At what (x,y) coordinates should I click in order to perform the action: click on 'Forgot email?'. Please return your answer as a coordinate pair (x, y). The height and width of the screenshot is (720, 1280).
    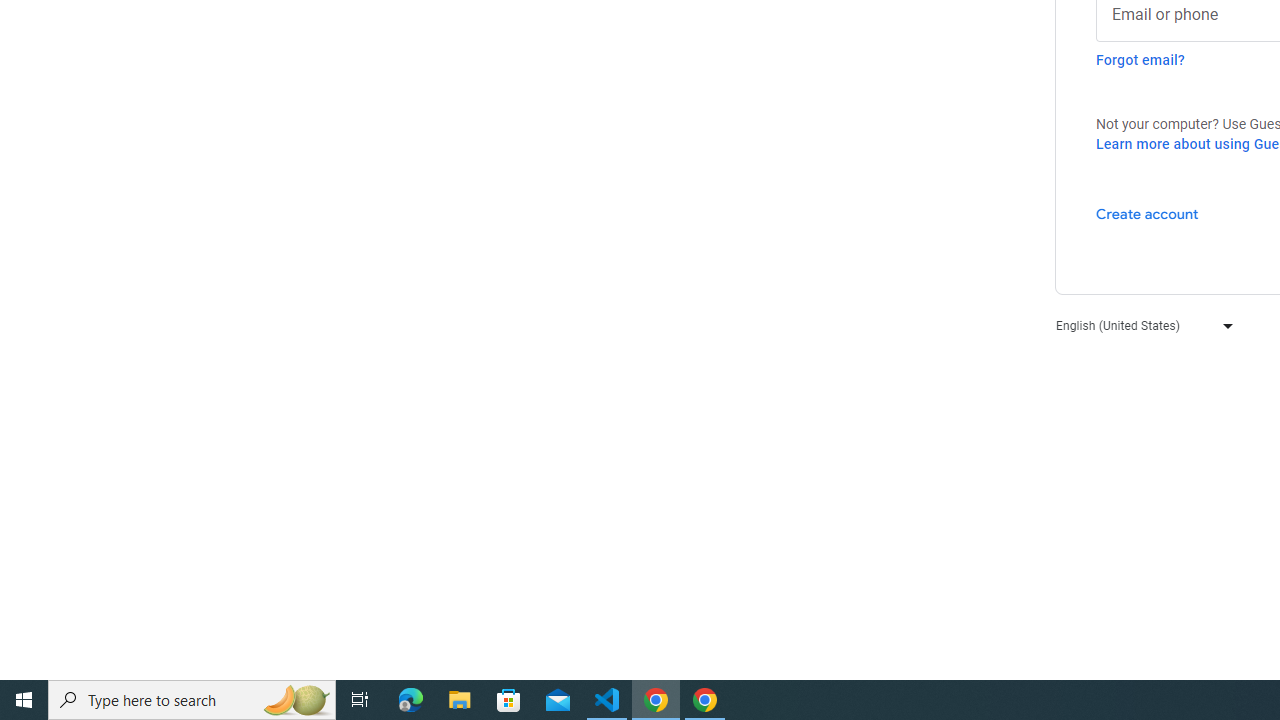
    Looking at the image, I should click on (1140, 59).